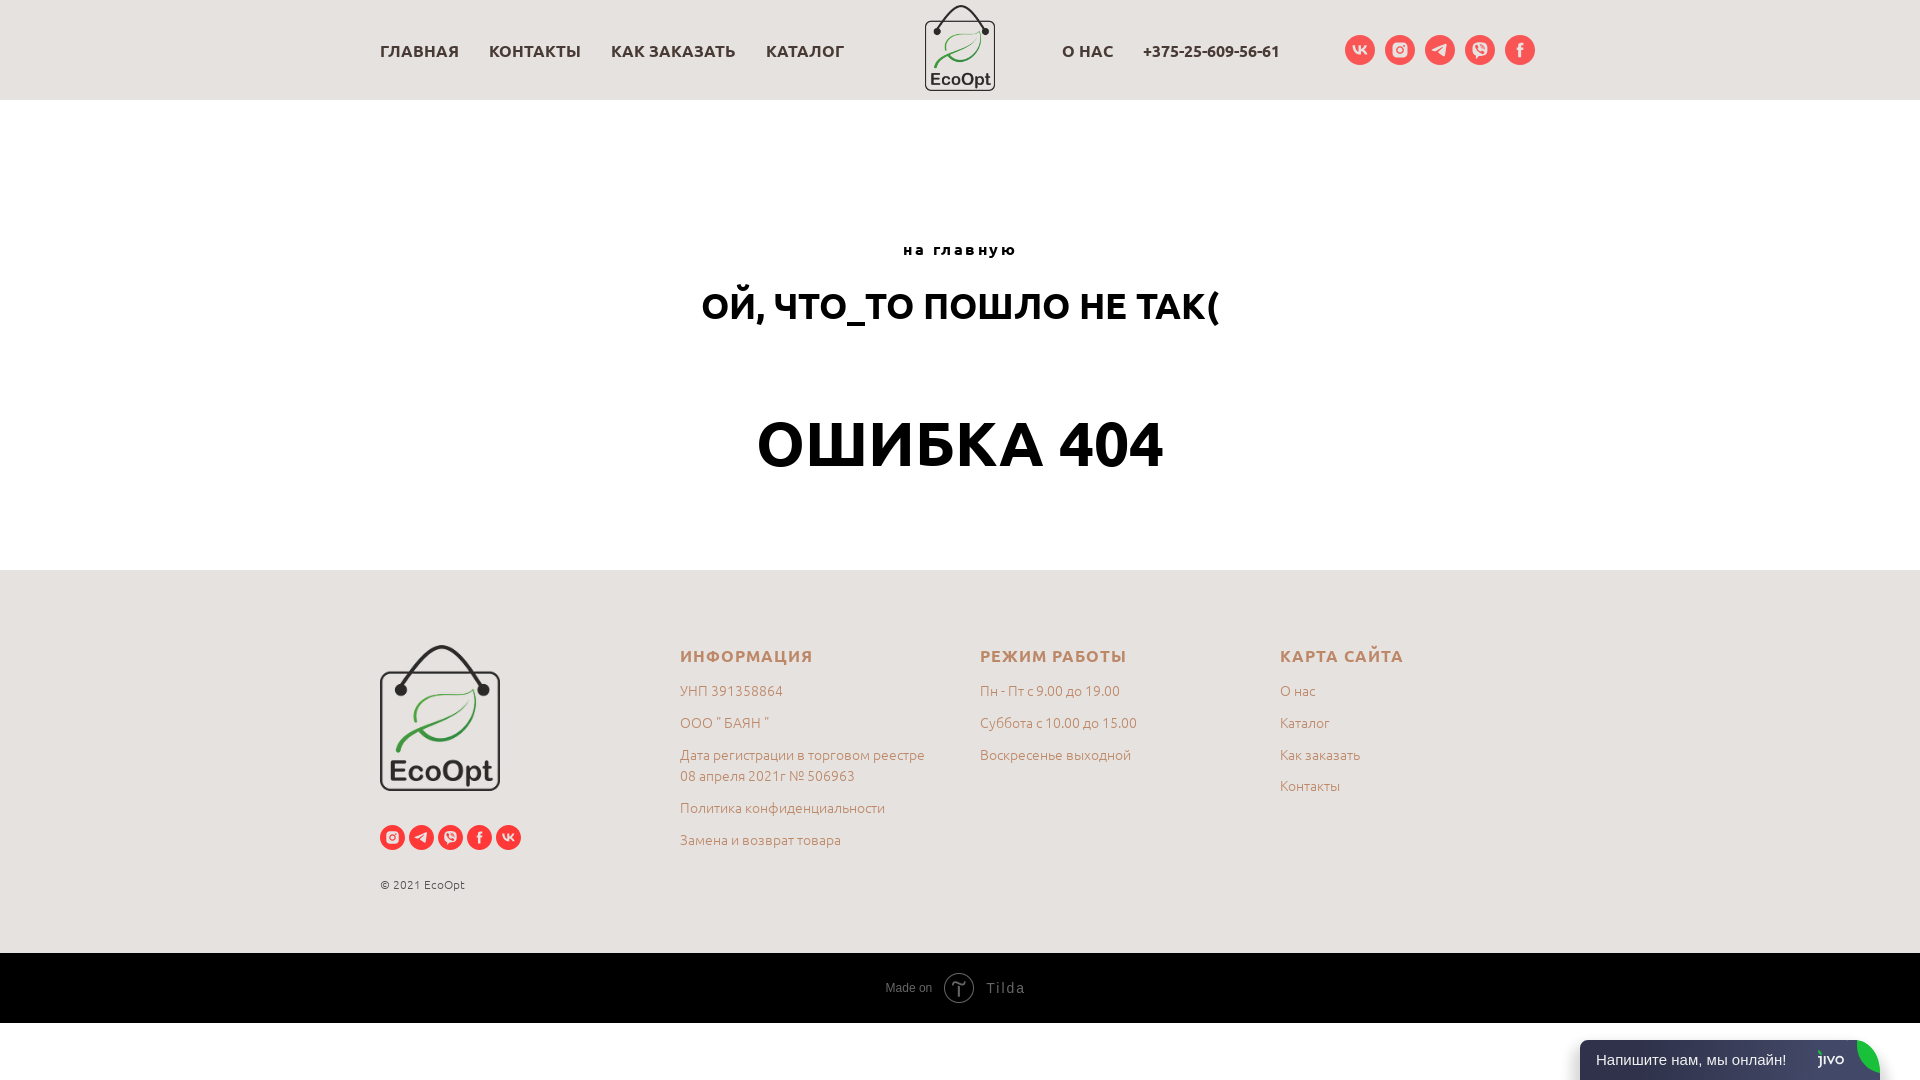  I want to click on '+375-25-609-56-61', so click(1210, 49).